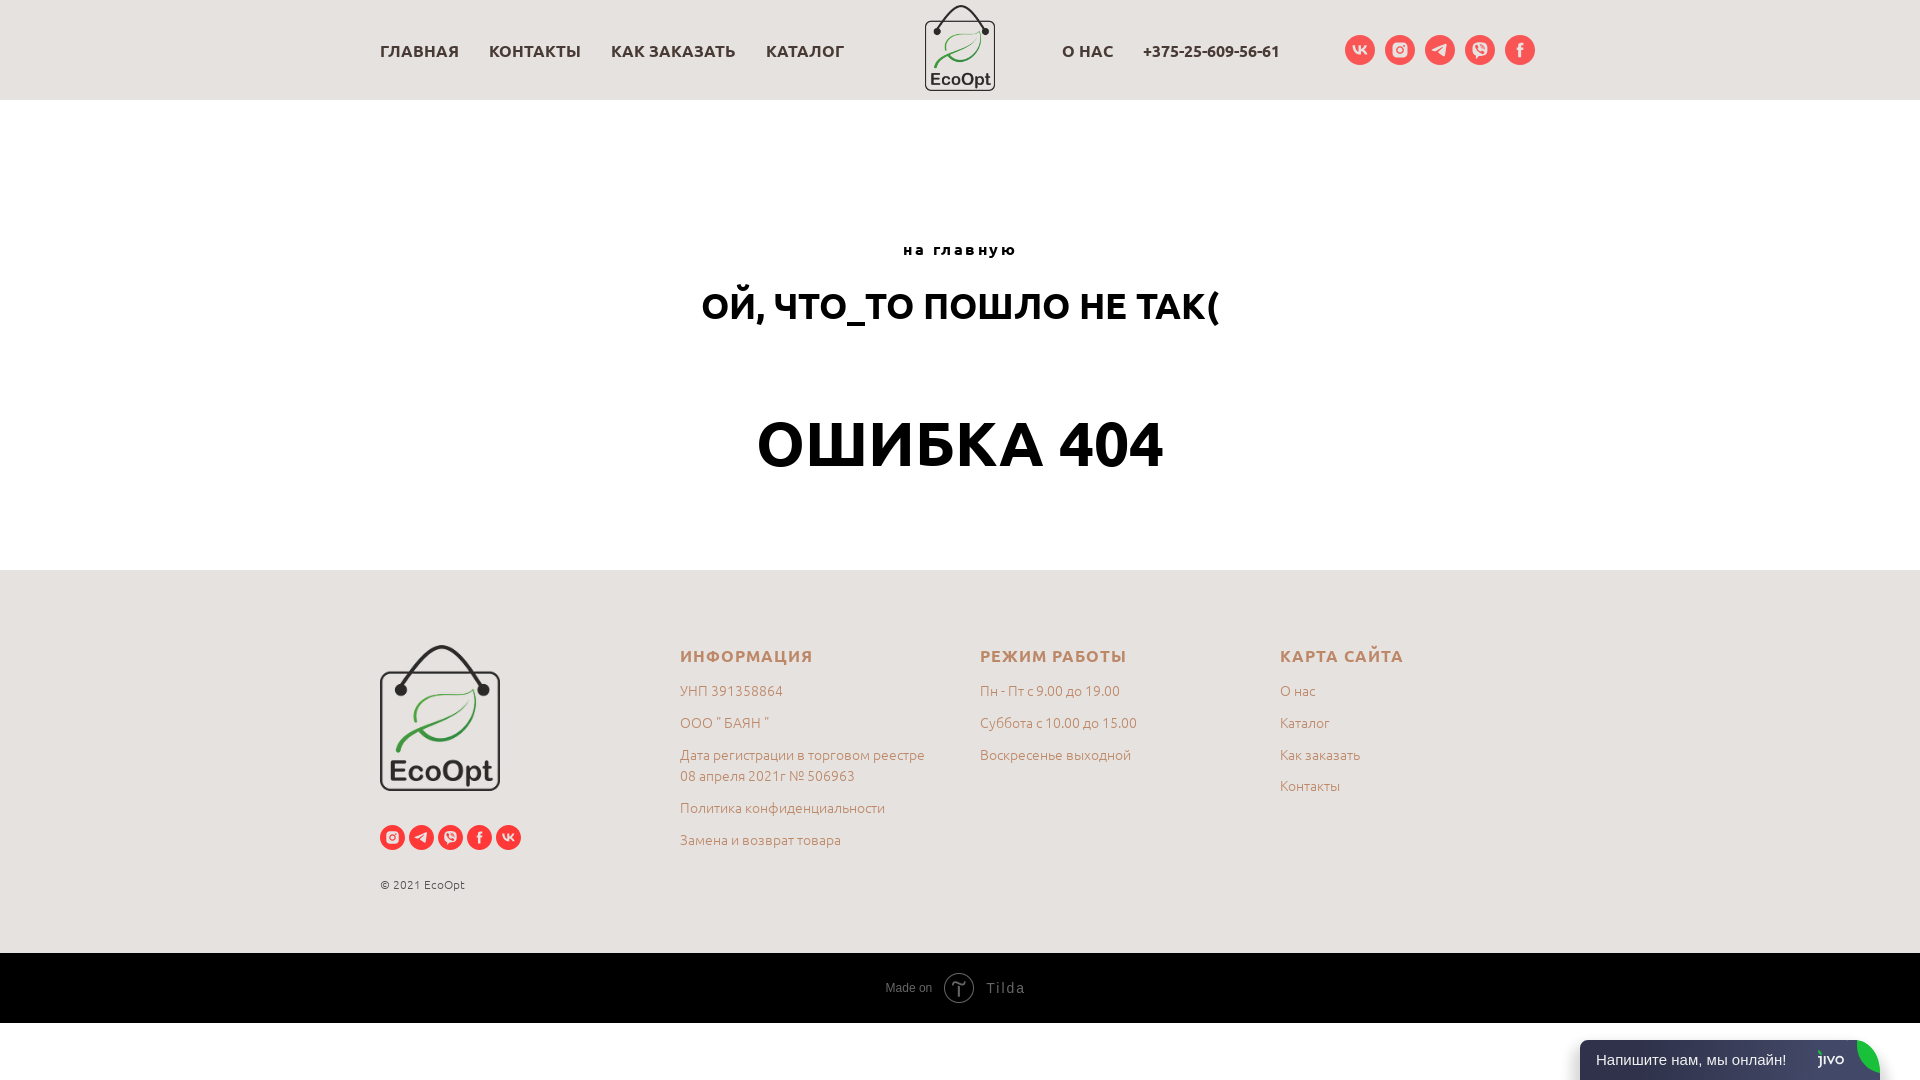  I want to click on '+375-25-609-56-61', so click(1210, 49).